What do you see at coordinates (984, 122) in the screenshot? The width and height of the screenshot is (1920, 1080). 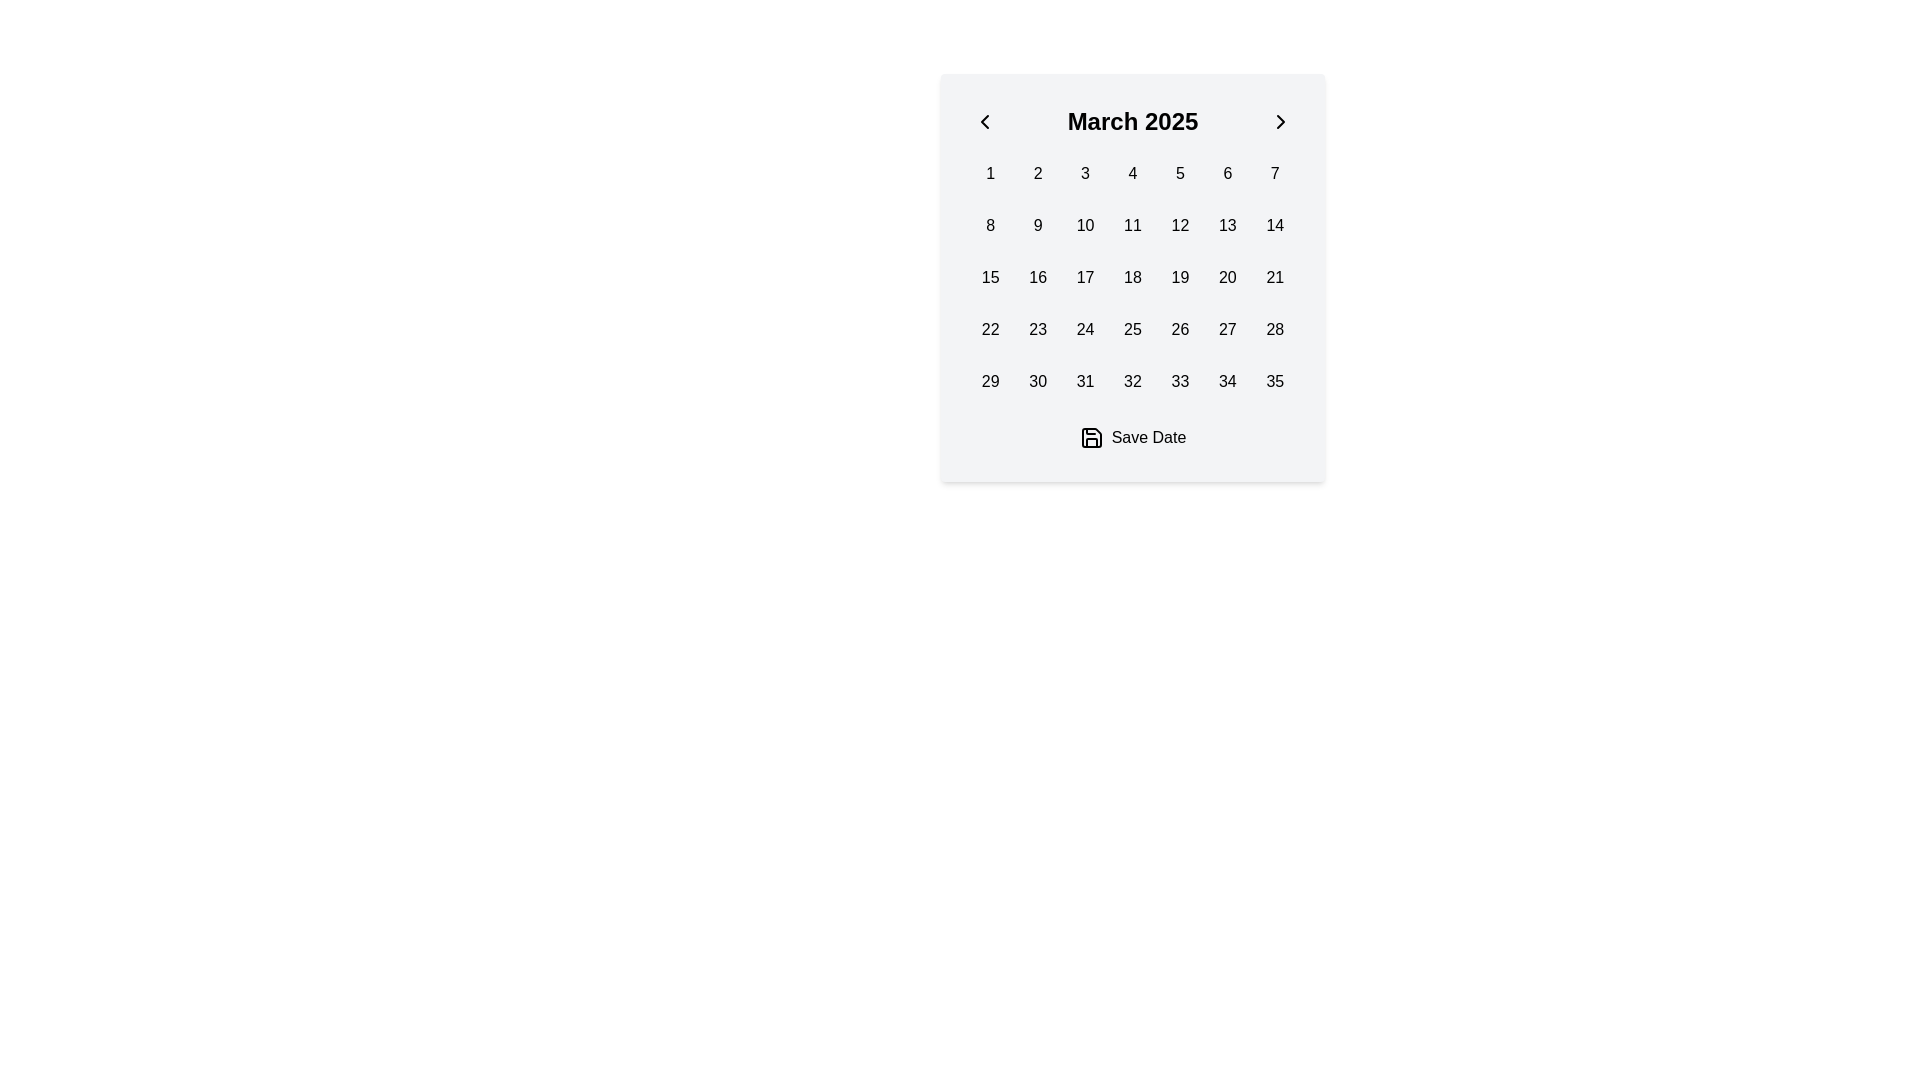 I see `the left chevron icon in the SVG element` at bounding box center [984, 122].